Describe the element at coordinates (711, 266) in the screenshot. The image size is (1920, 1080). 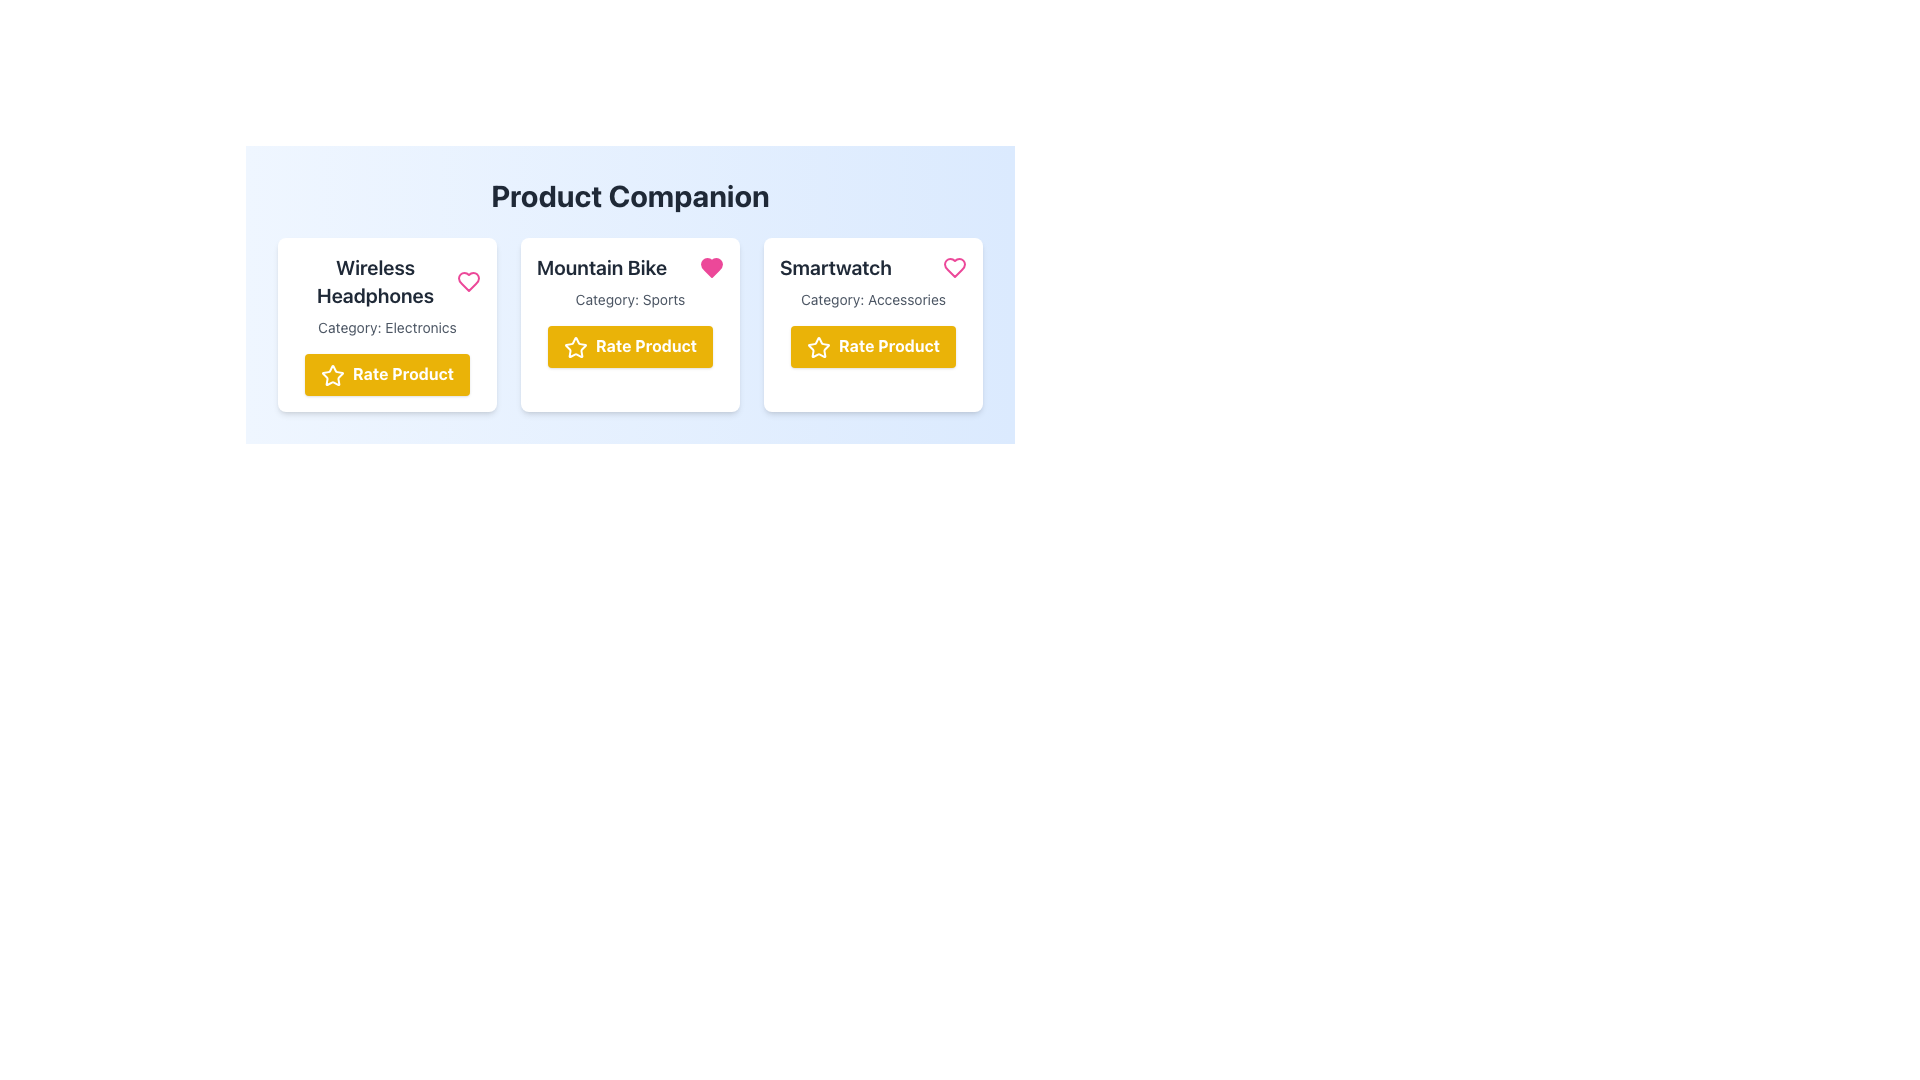
I see `the interactive heart-shaped icon` at that location.